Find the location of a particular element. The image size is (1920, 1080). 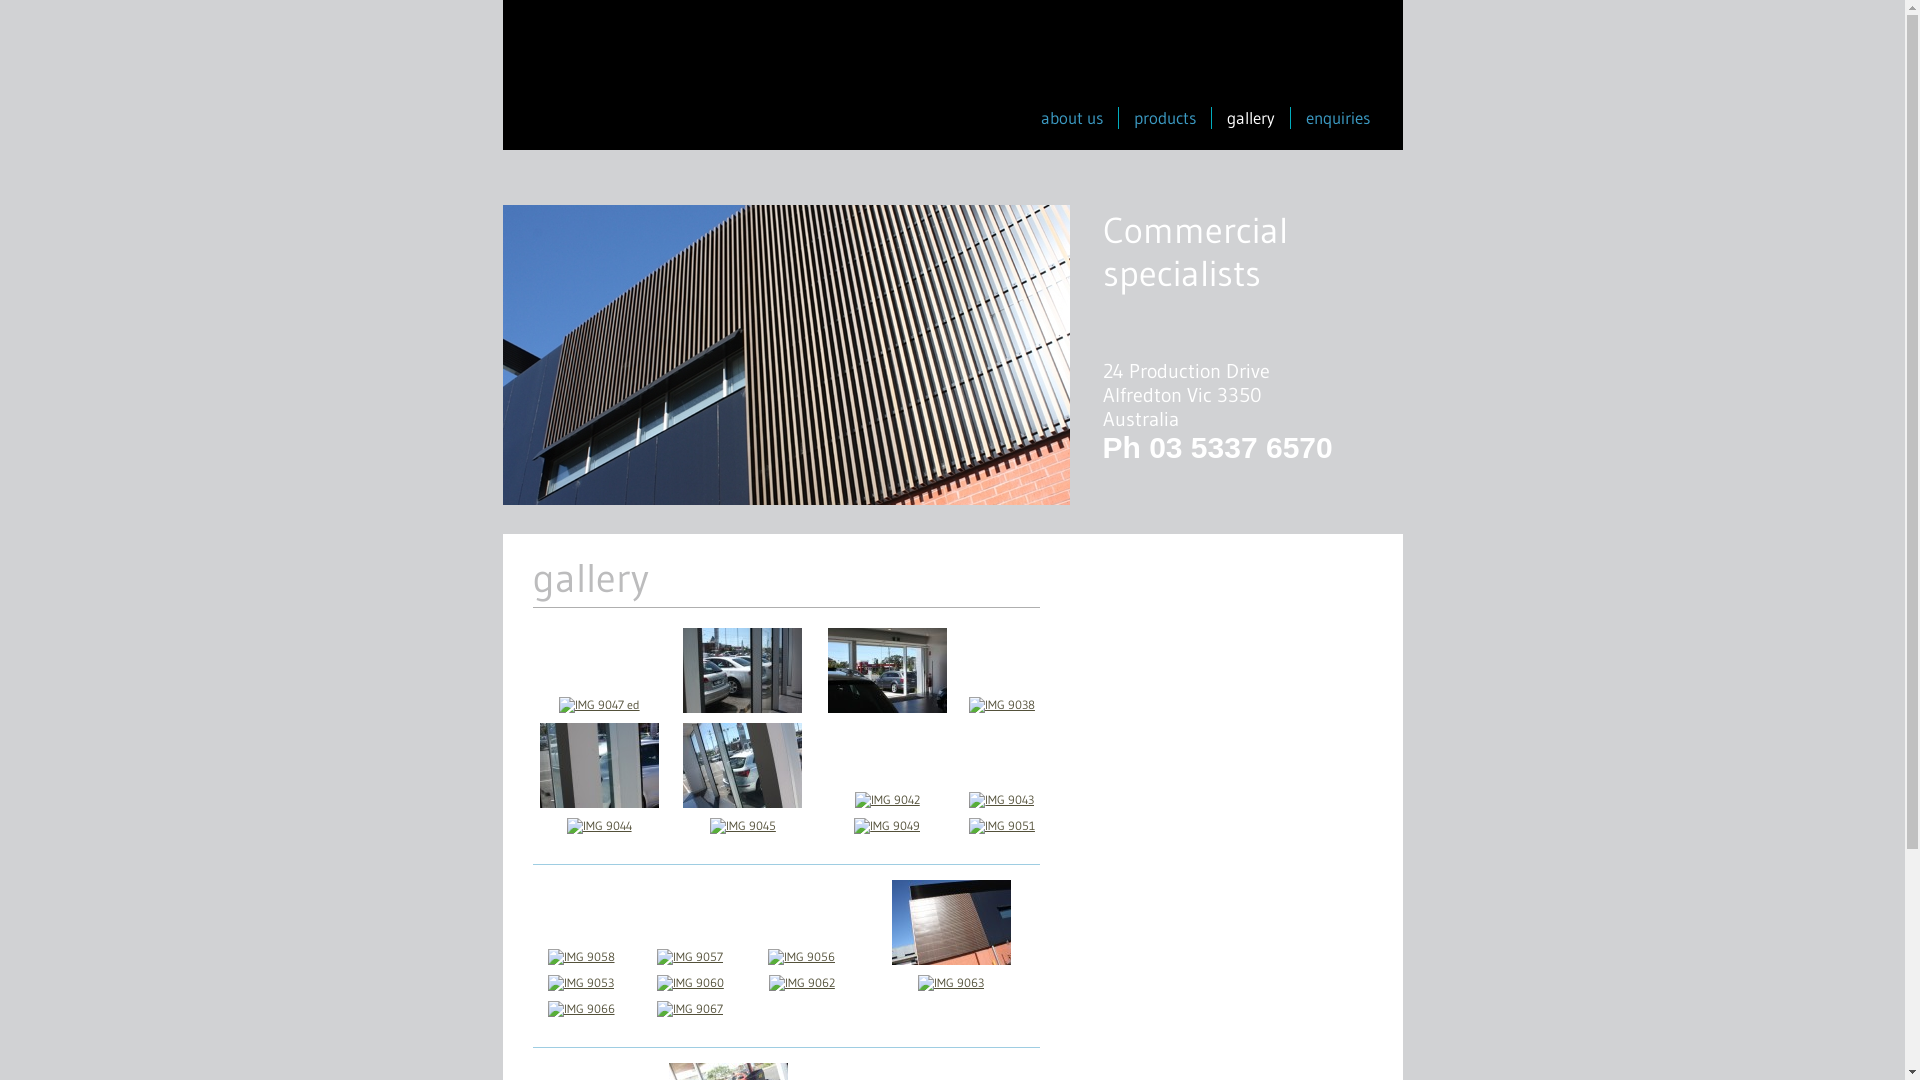

'IMG 9037' is located at coordinates (886, 704).